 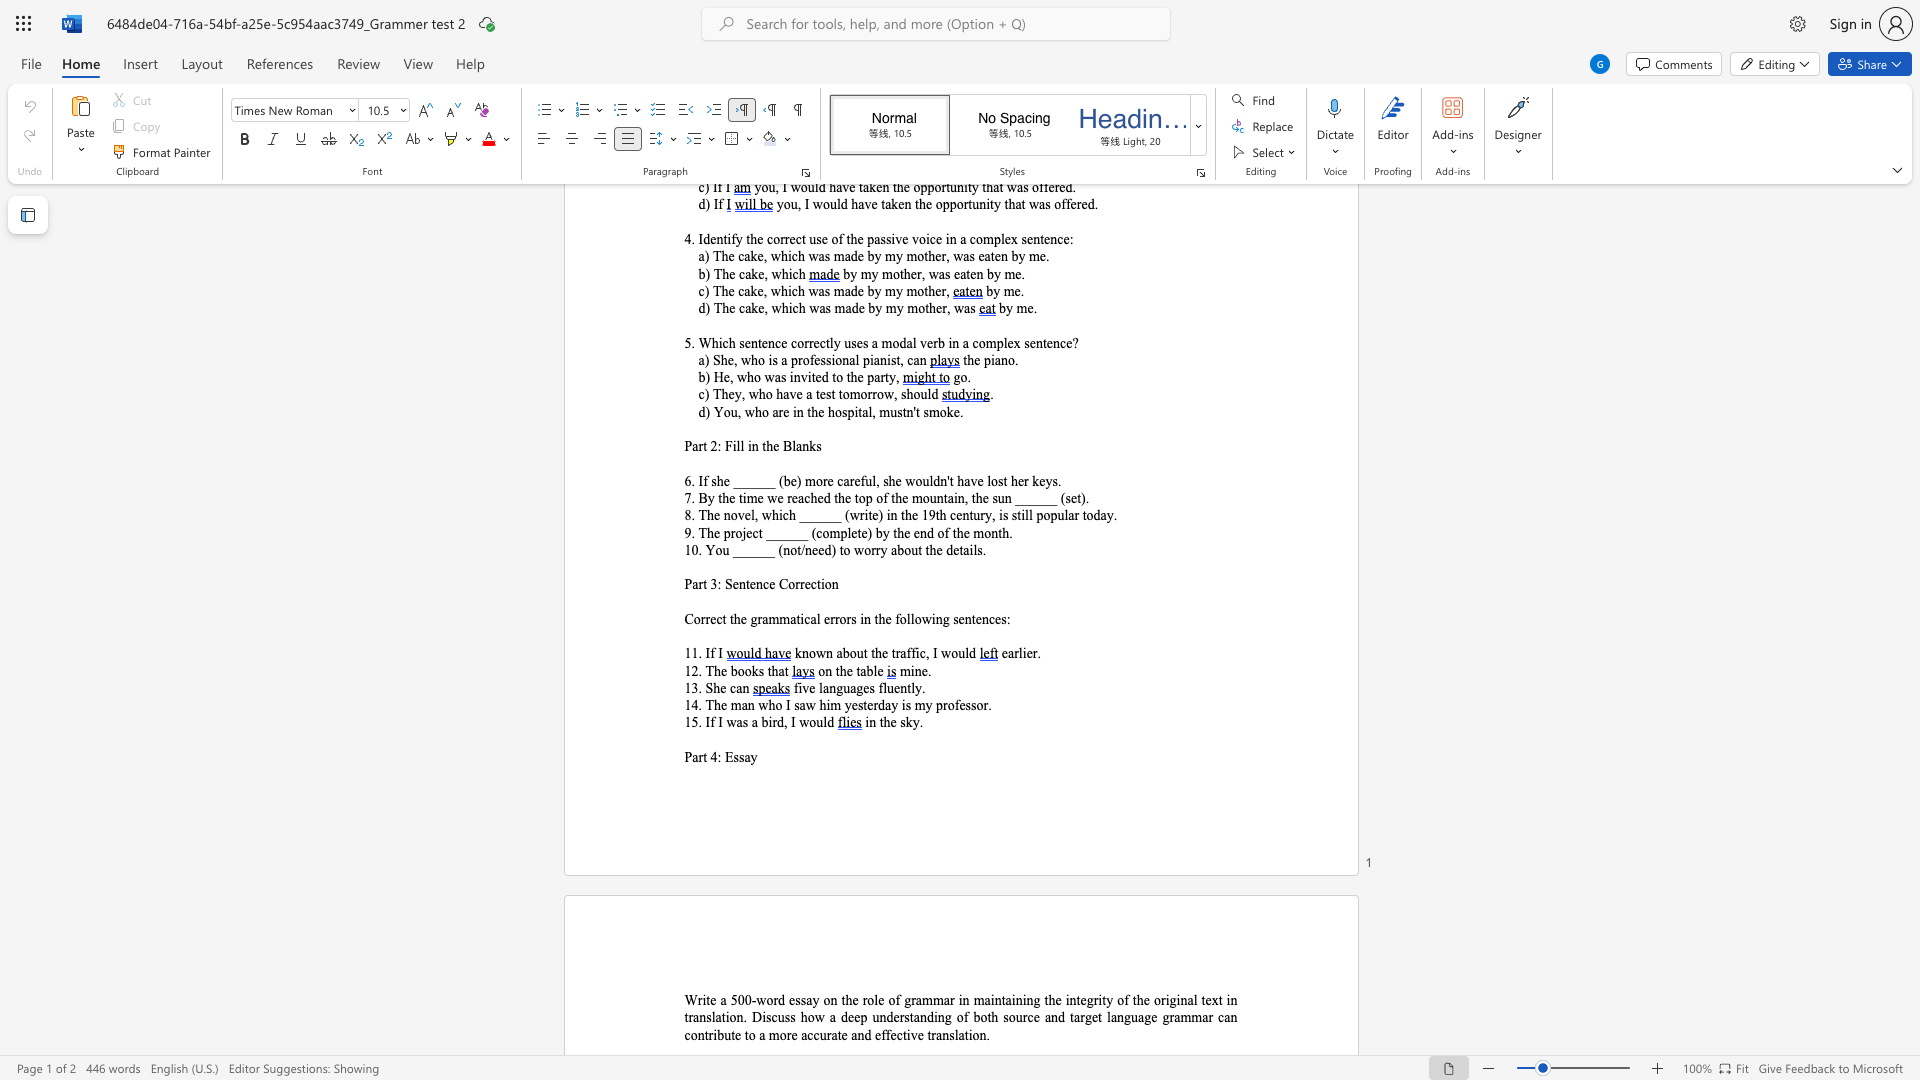 What do you see at coordinates (691, 687) in the screenshot?
I see `the space between the continuous character "1" and "3" in the text` at bounding box center [691, 687].